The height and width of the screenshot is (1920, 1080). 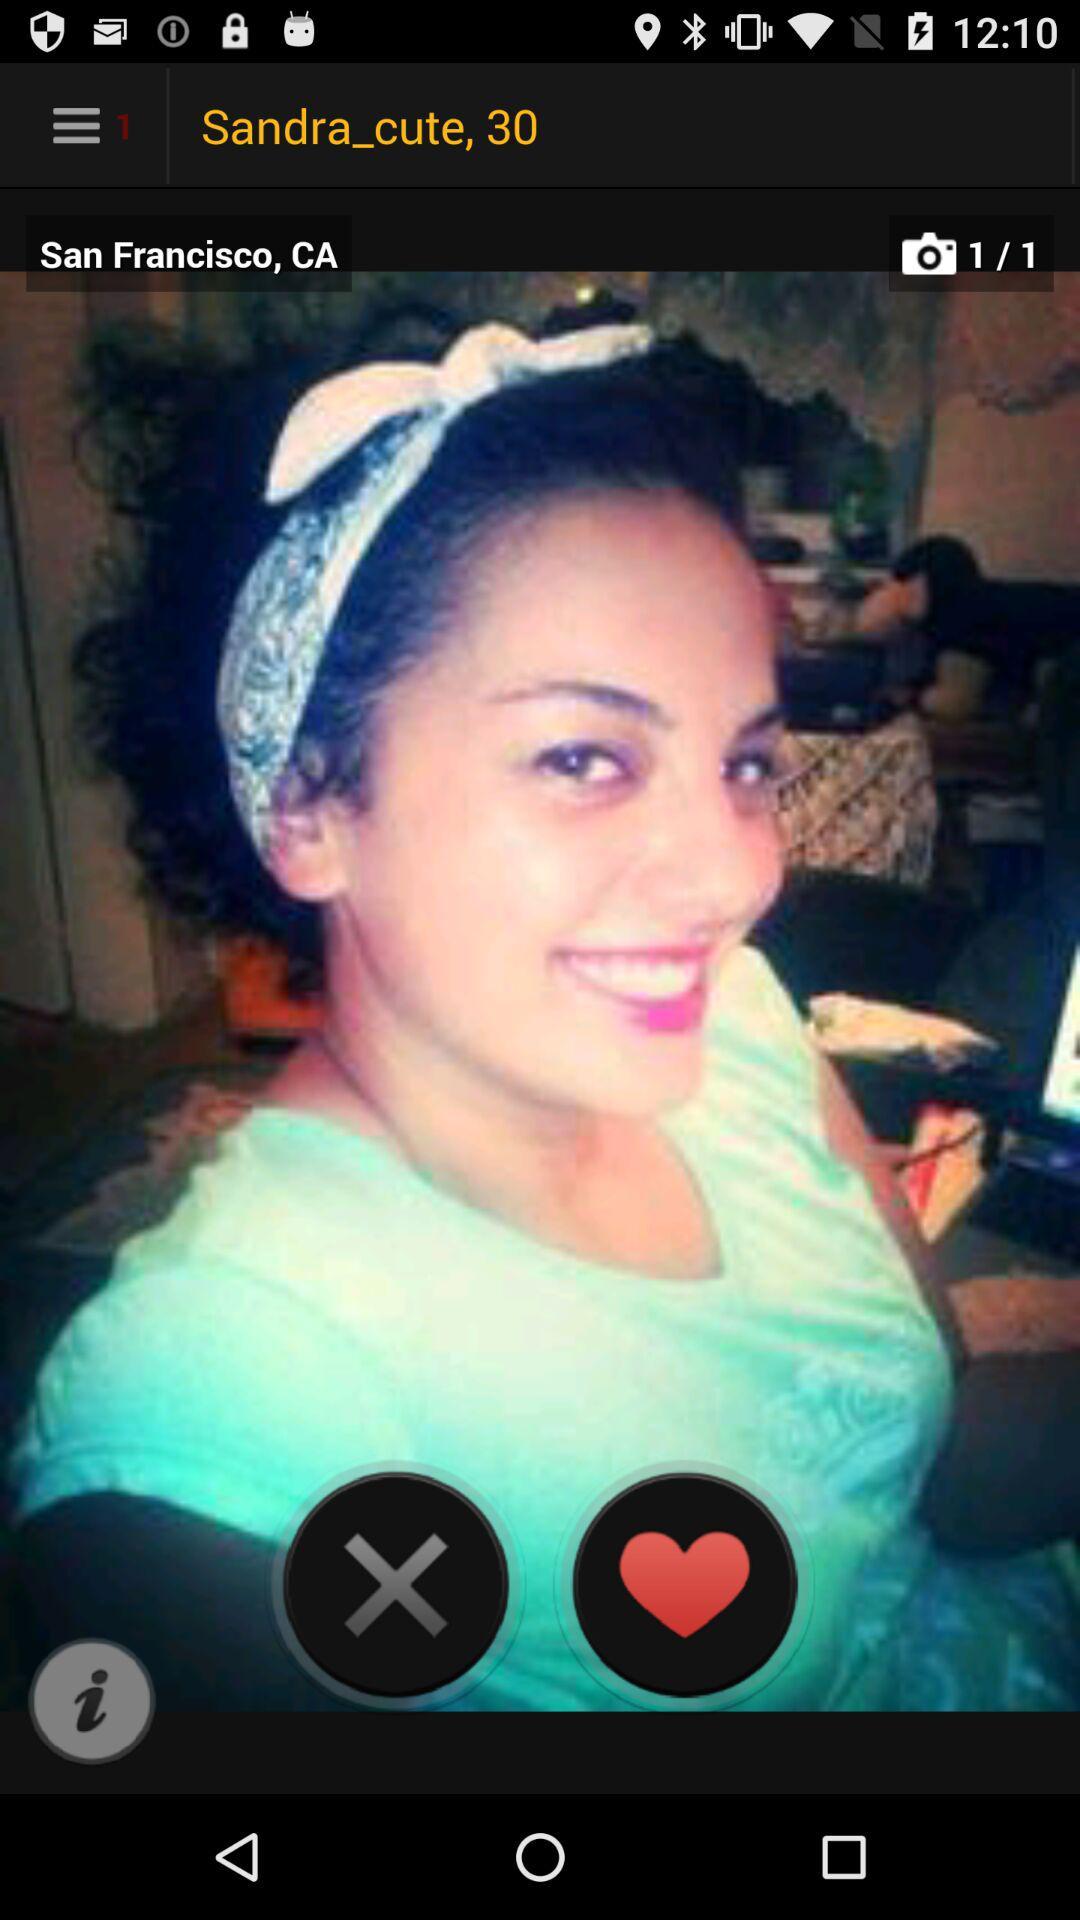 What do you see at coordinates (91, 1701) in the screenshot?
I see `post to instagram` at bounding box center [91, 1701].